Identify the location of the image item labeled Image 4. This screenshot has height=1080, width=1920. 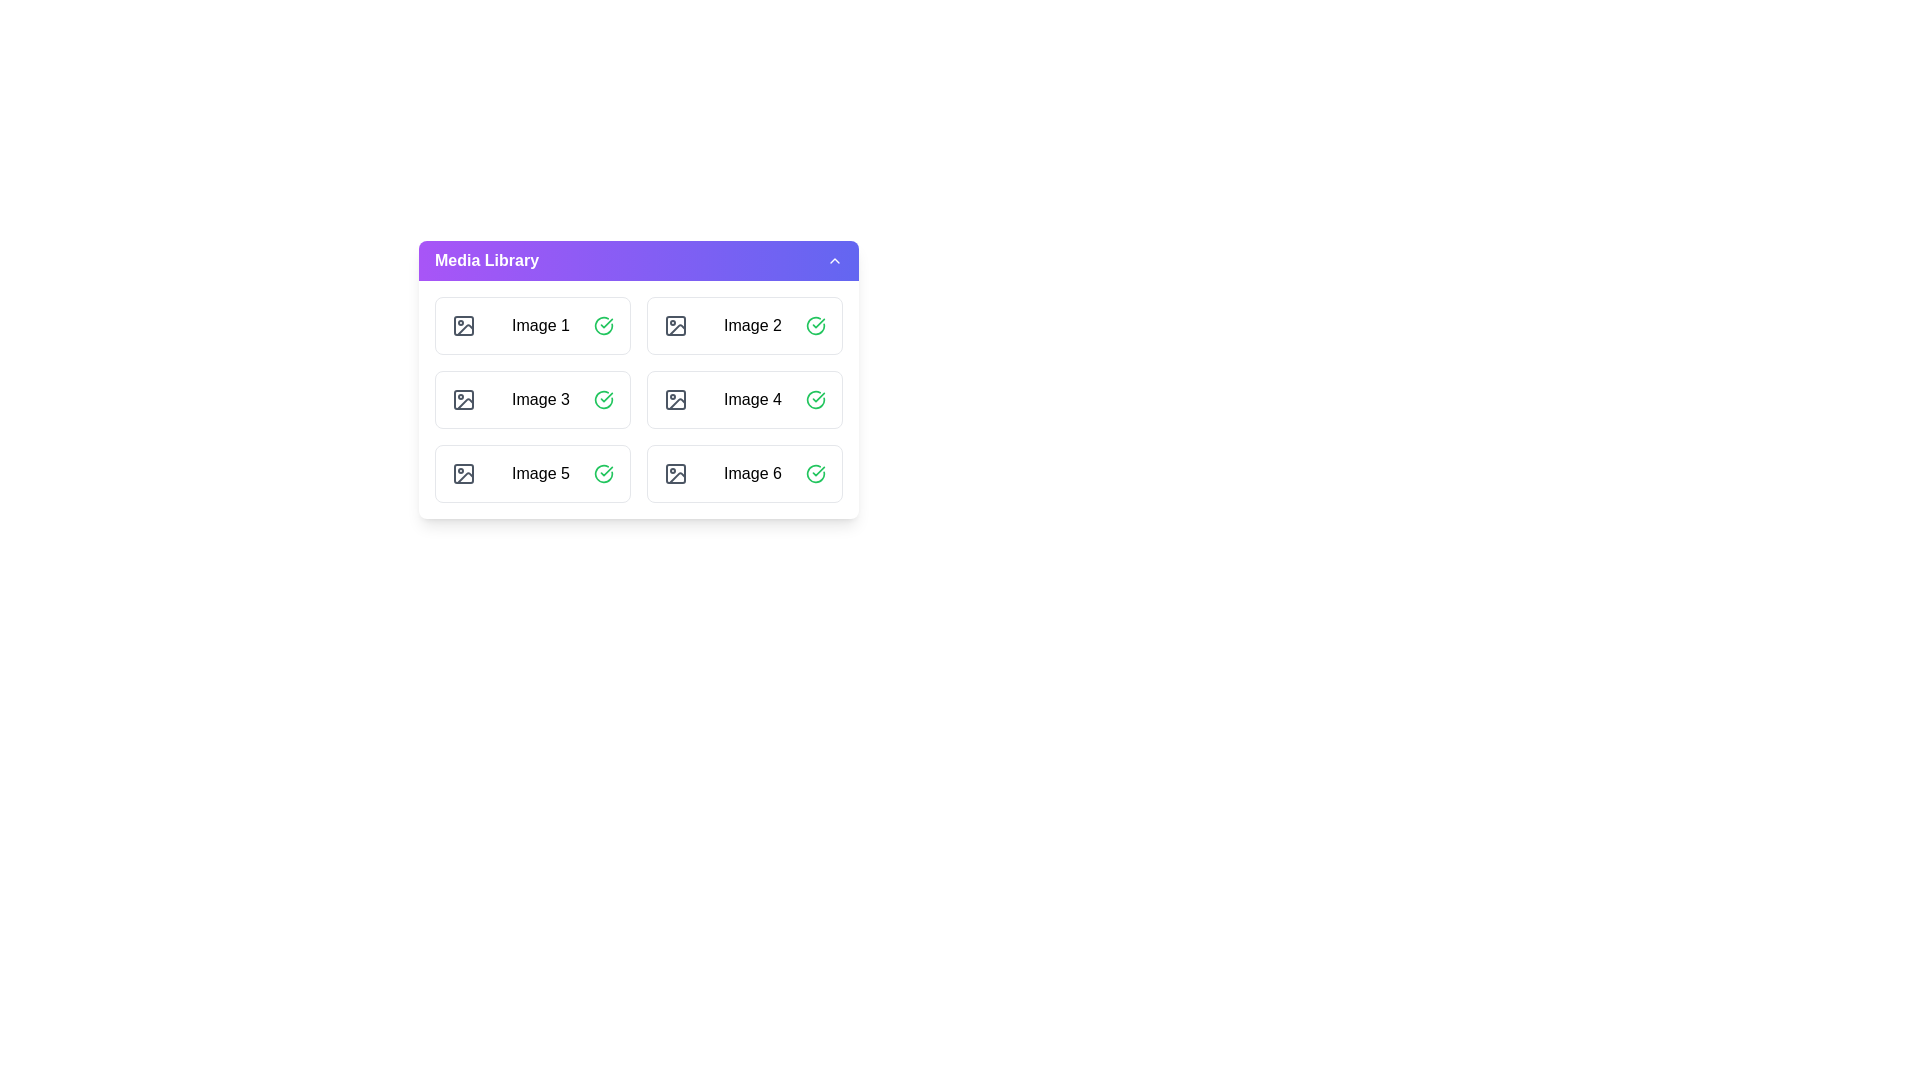
(743, 400).